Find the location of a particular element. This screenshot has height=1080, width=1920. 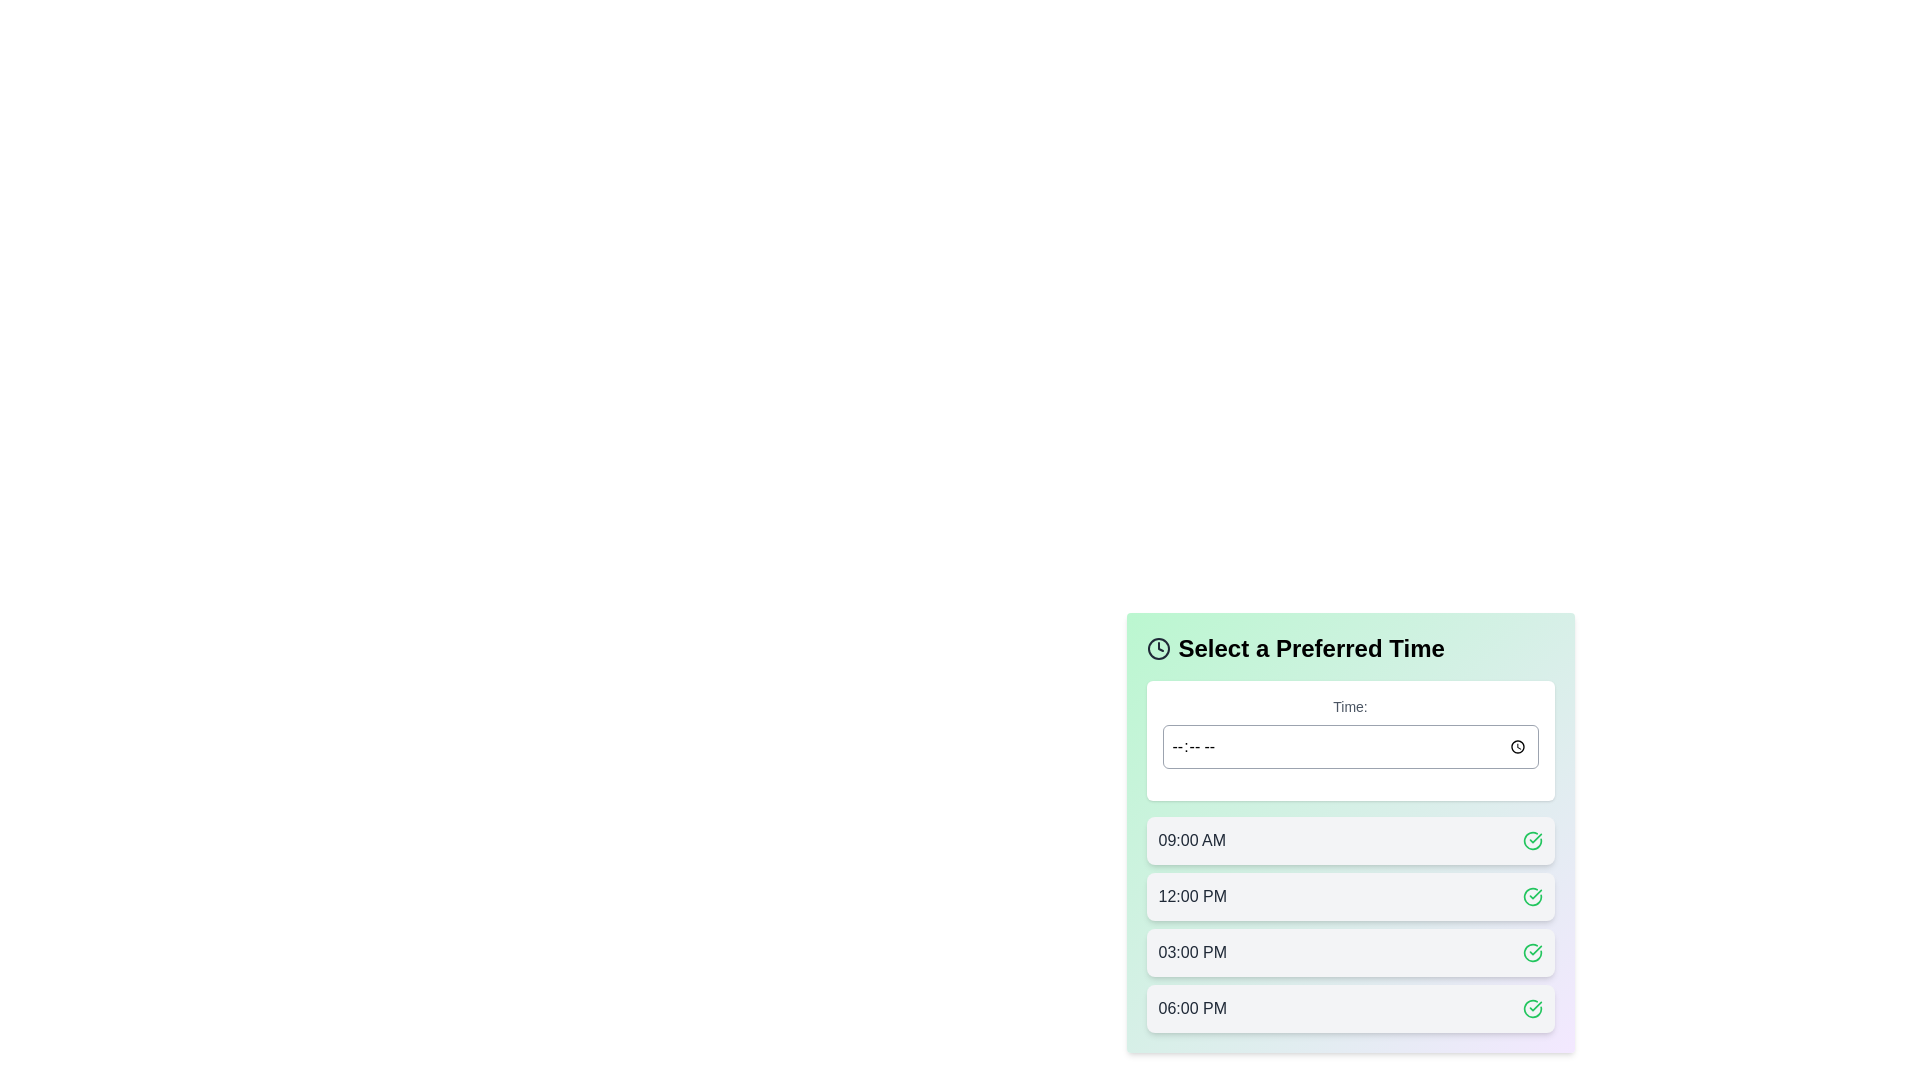

the Time input field located beneath the 'Time:' label in the centered card interface is located at coordinates (1350, 747).